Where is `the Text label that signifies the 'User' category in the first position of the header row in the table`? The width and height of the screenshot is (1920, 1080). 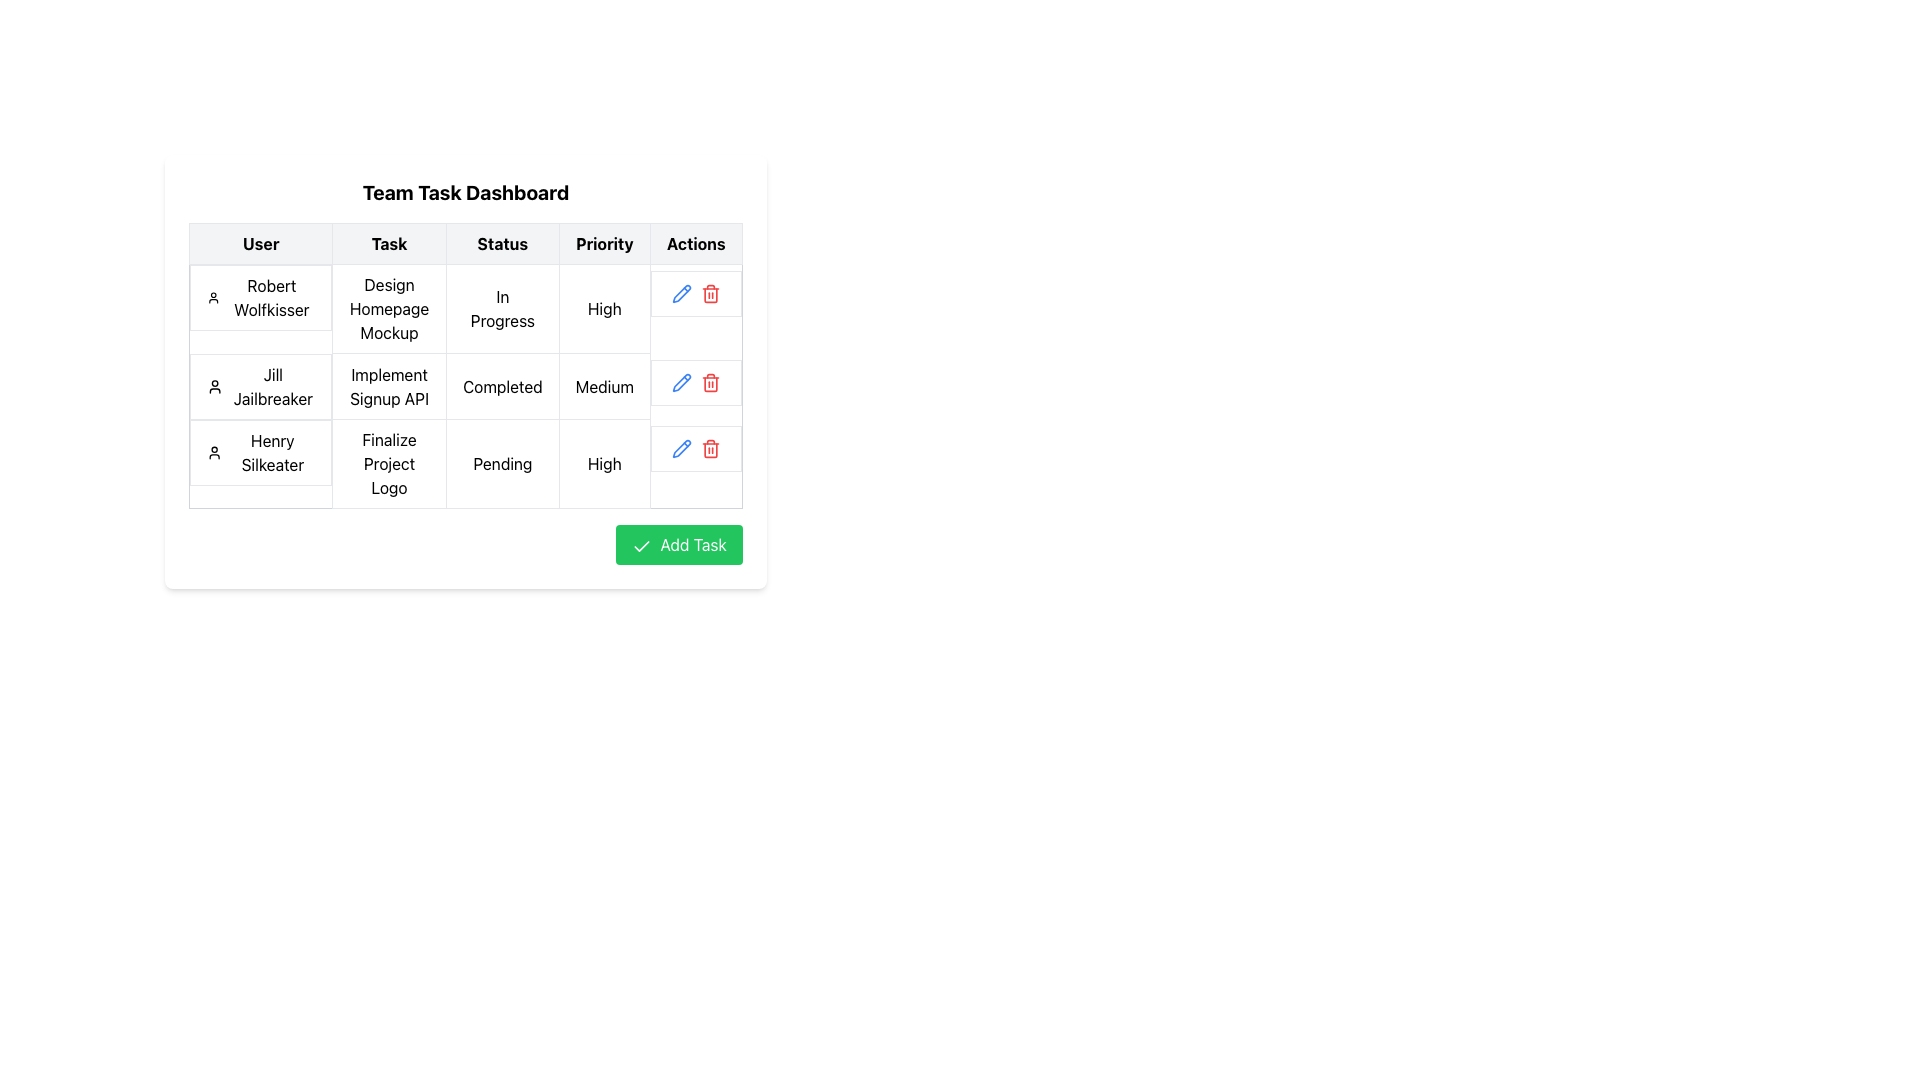
the Text label that signifies the 'User' category in the first position of the header row in the table is located at coordinates (260, 242).